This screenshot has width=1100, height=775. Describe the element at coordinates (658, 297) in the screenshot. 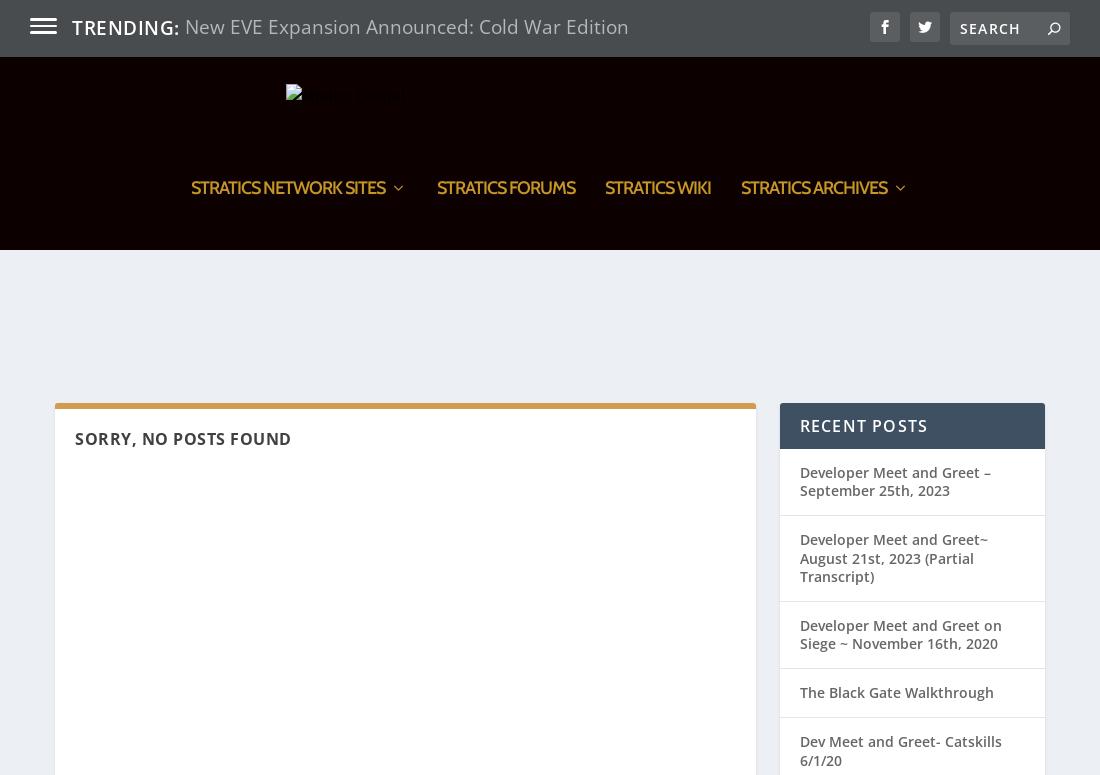

I see `'Stratics Wiki'` at that location.